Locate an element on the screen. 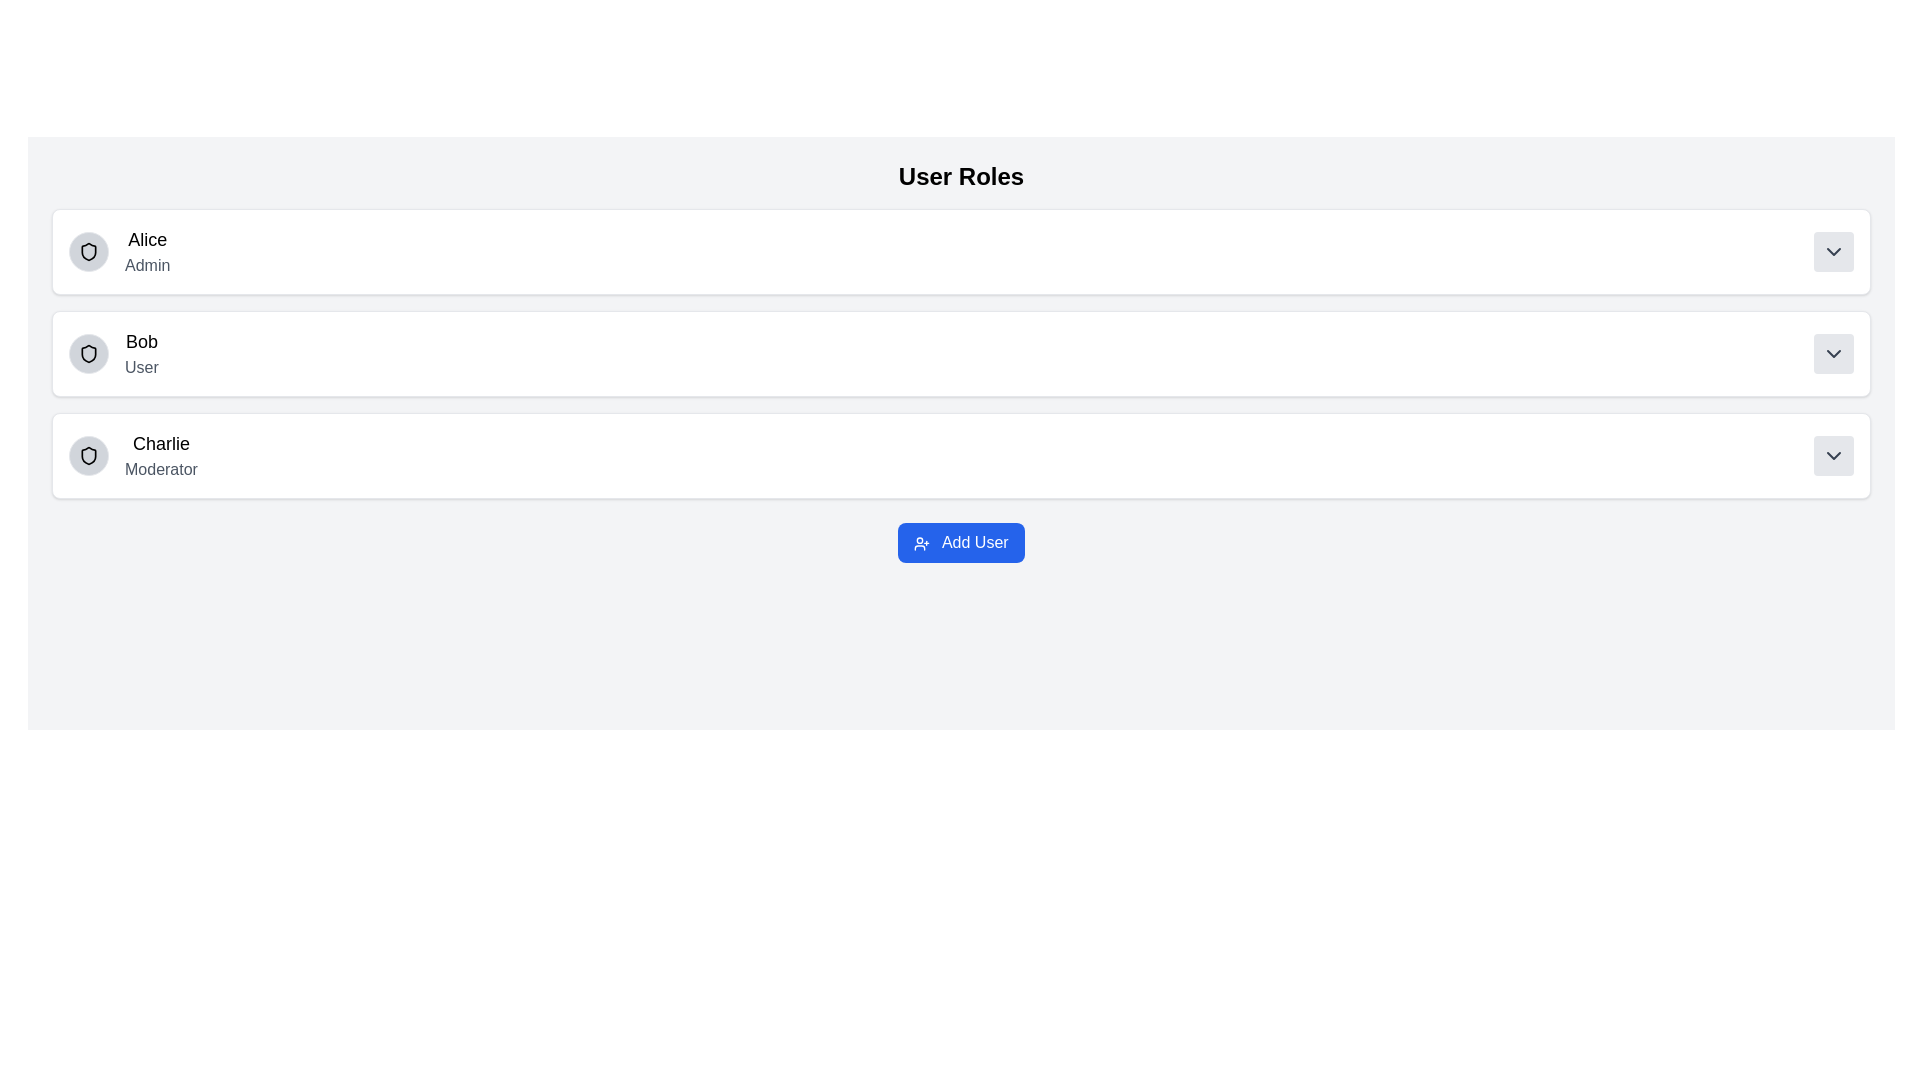 Image resolution: width=1920 pixels, height=1080 pixels. the text label indicating the user's name and role, which is positioned to the right of the circular icon in the middle row of the list, specifically in the second row of user entries between 'Alice Admin' and 'Charlie Moderator' is located at coordinates (140, 353).